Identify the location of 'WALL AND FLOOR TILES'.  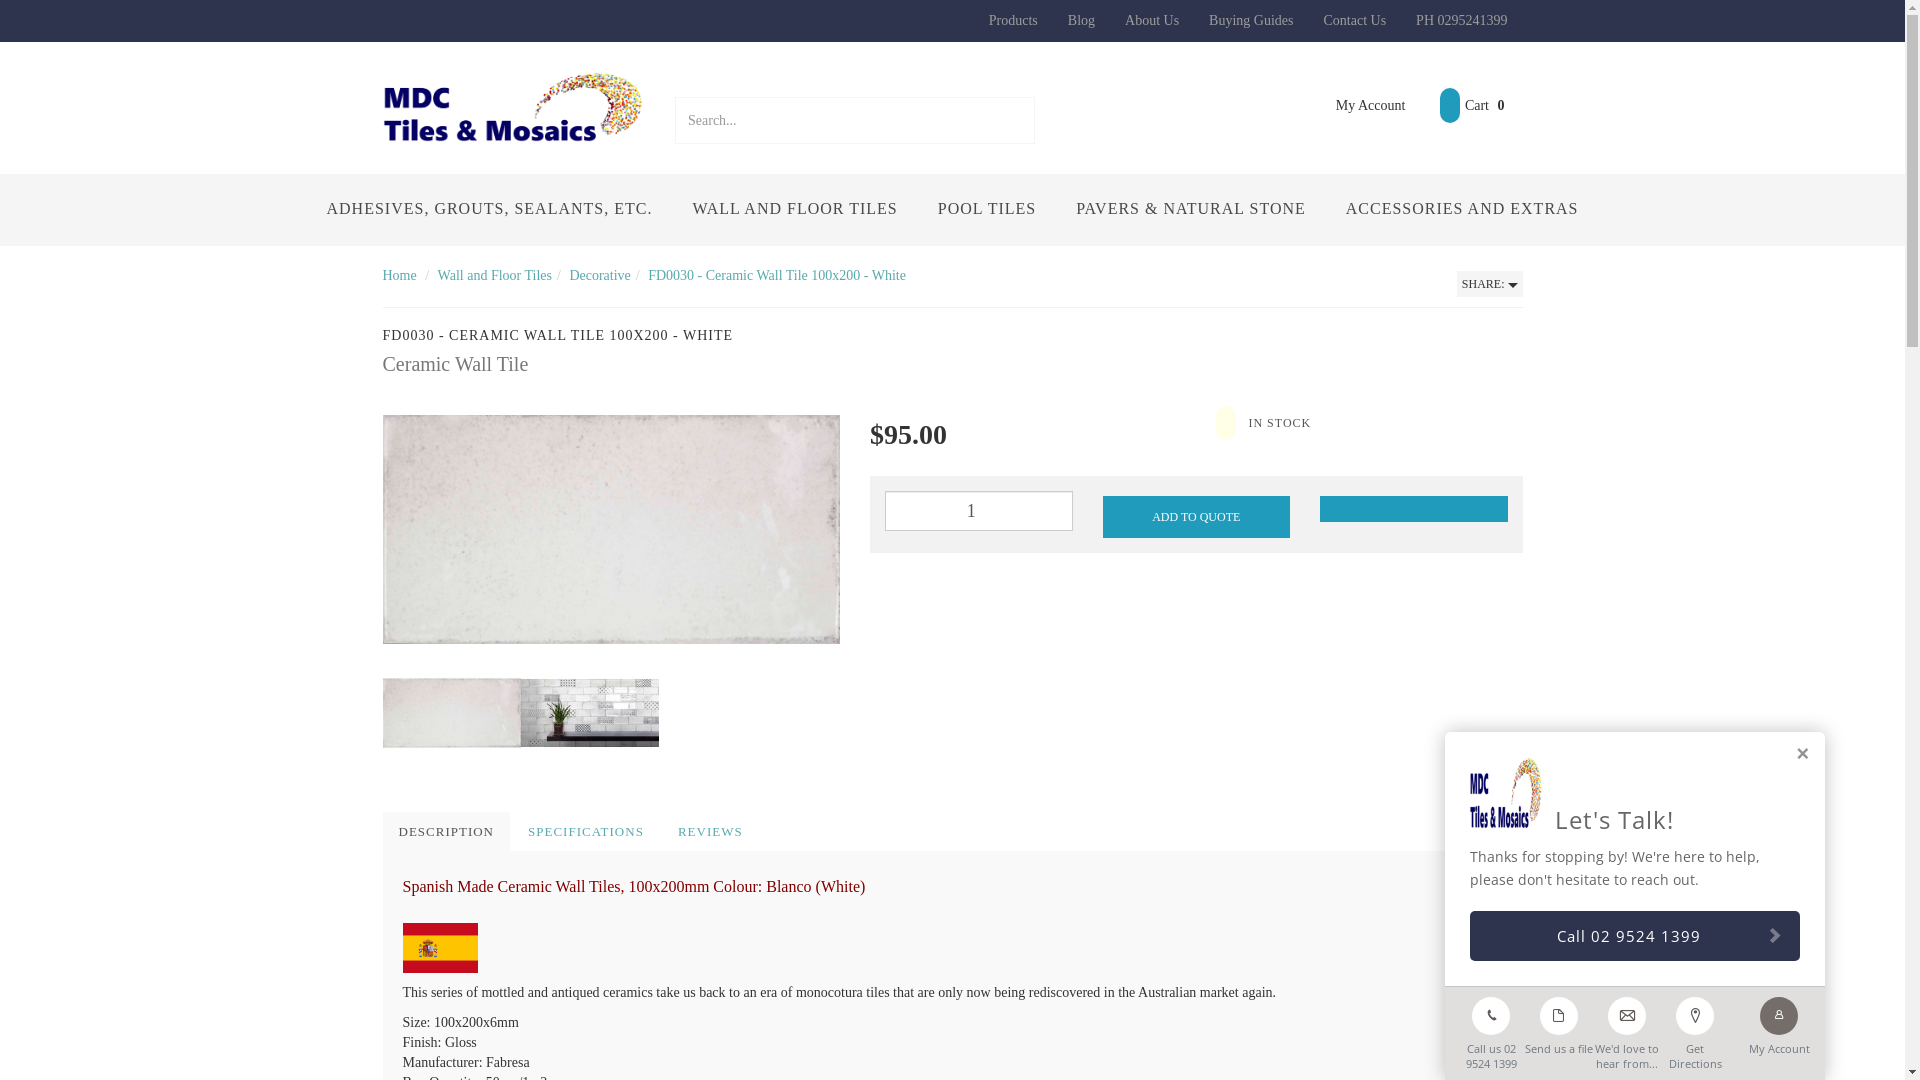
(672, 209).